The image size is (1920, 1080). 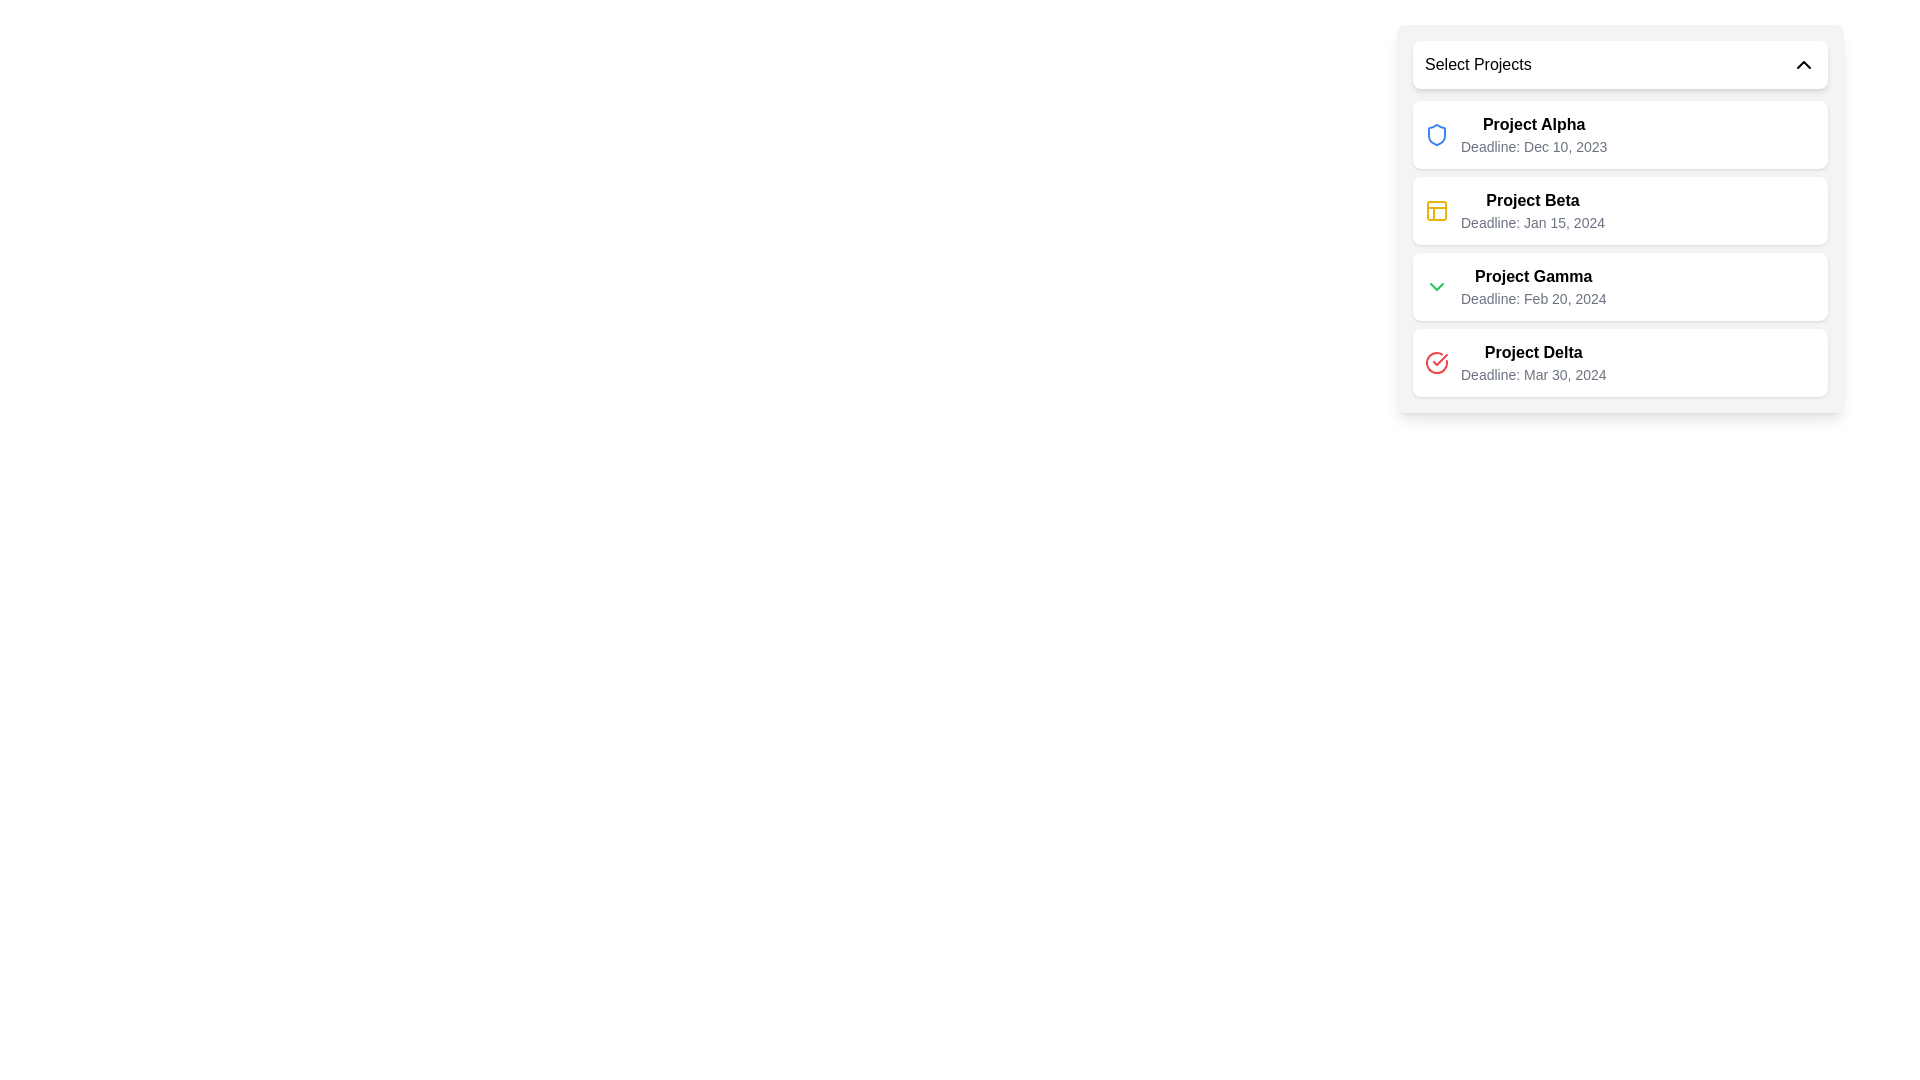 I want to click on the icon representing 'Project Beta' located immediately to the left of the text with the same name, so click(x=1435, y=211).